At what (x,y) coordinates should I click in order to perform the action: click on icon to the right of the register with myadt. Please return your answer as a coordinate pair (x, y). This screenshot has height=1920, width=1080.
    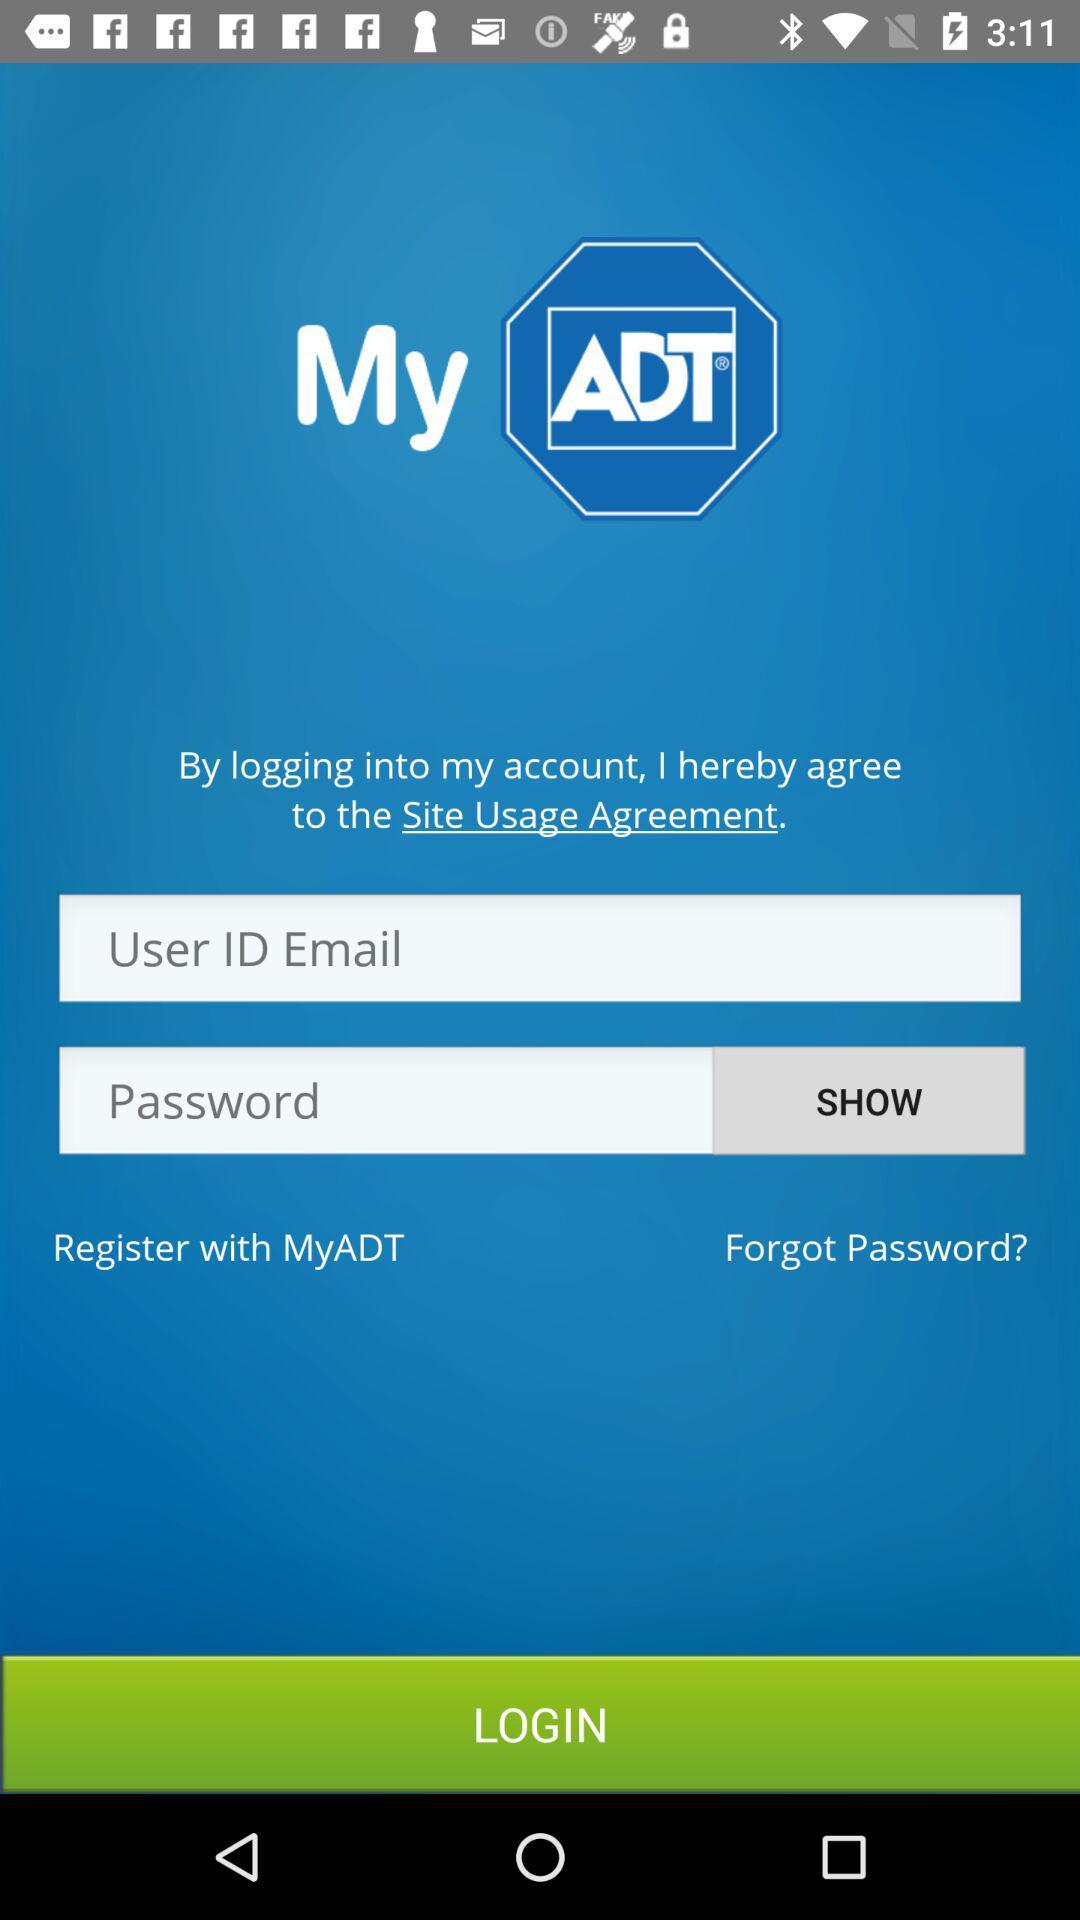
    Looking at the image, I should click on (874, 1245).